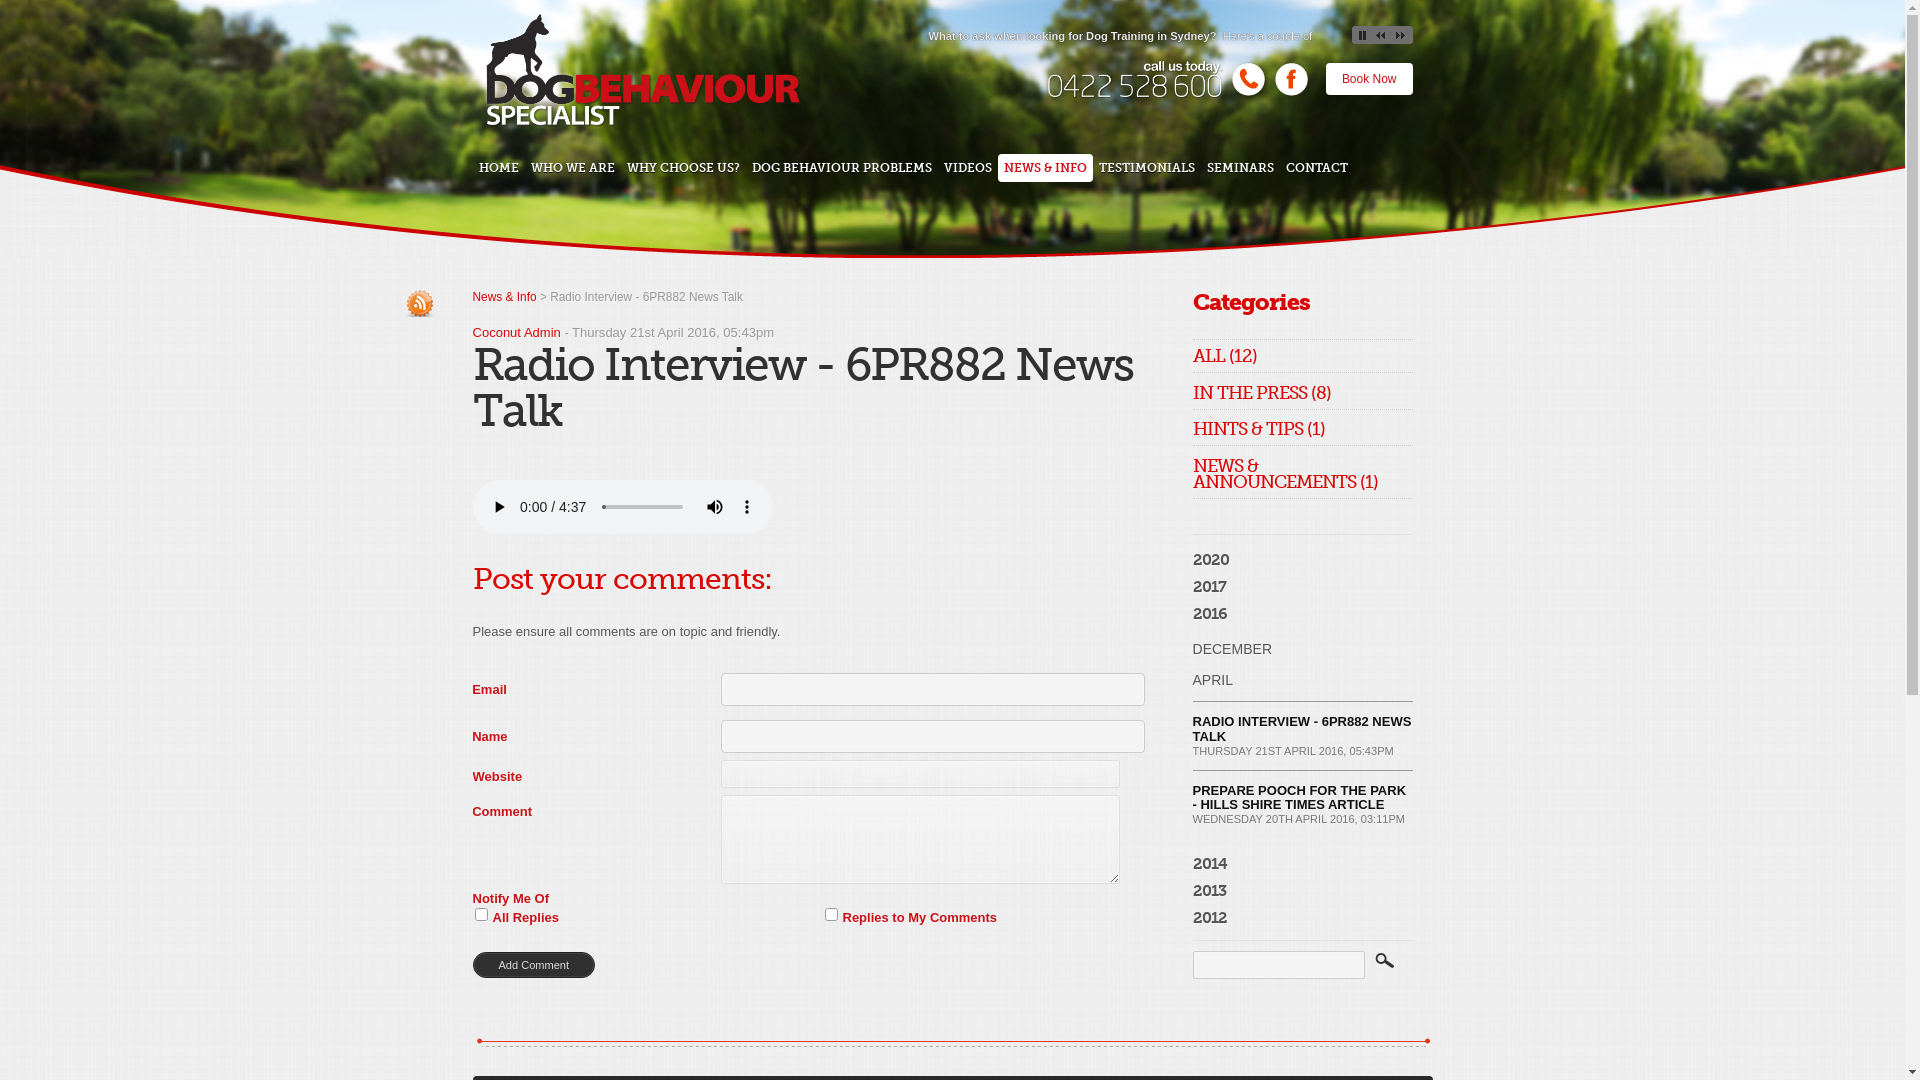 The height and width of the screenshot is (1080, 1920). Describe the element at coordinates (1368, 77) in the screenshot. I see `'Book Now'` at that location.